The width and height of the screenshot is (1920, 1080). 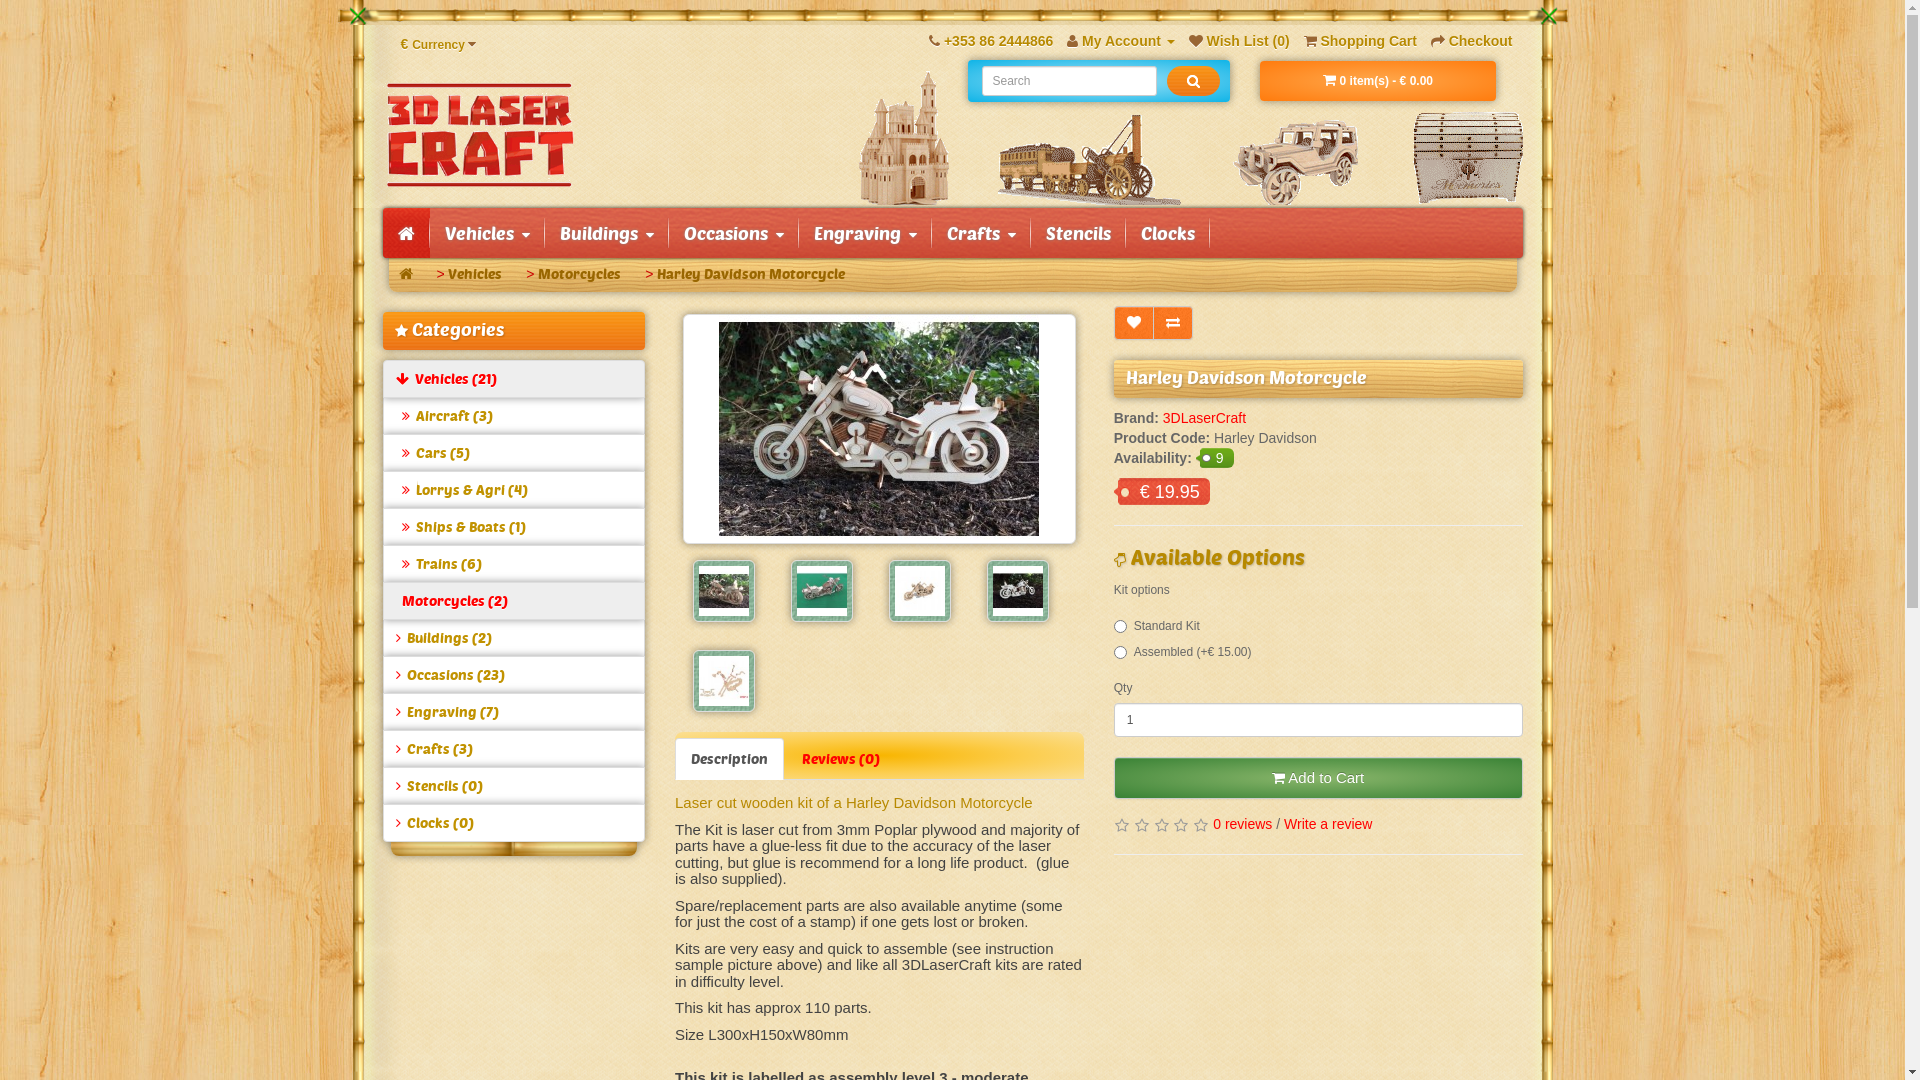 What do you see at coordinates (1212, 824) in the screenshot?
I see `'0 reviews'` at bounding box center [1212, 824].